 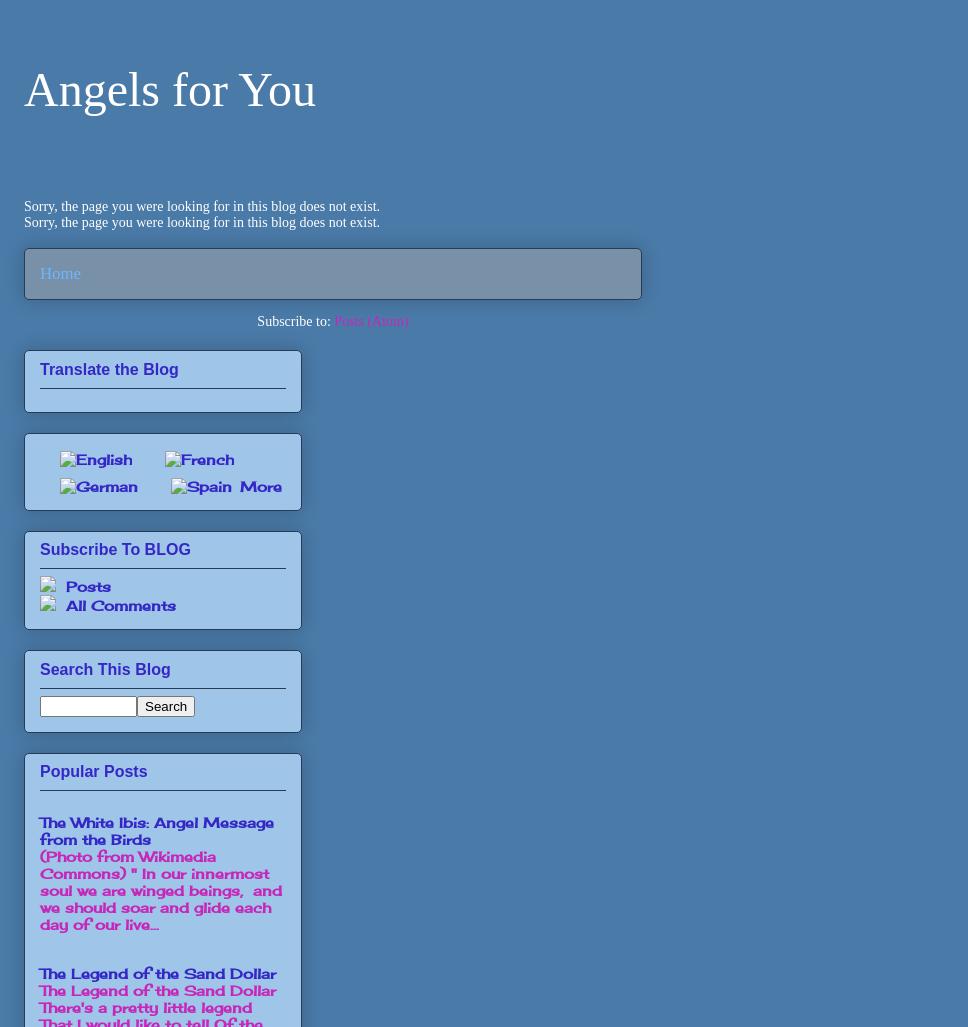 I want to click on 'Subscribe To BLOG', so click(x=114, y=548).